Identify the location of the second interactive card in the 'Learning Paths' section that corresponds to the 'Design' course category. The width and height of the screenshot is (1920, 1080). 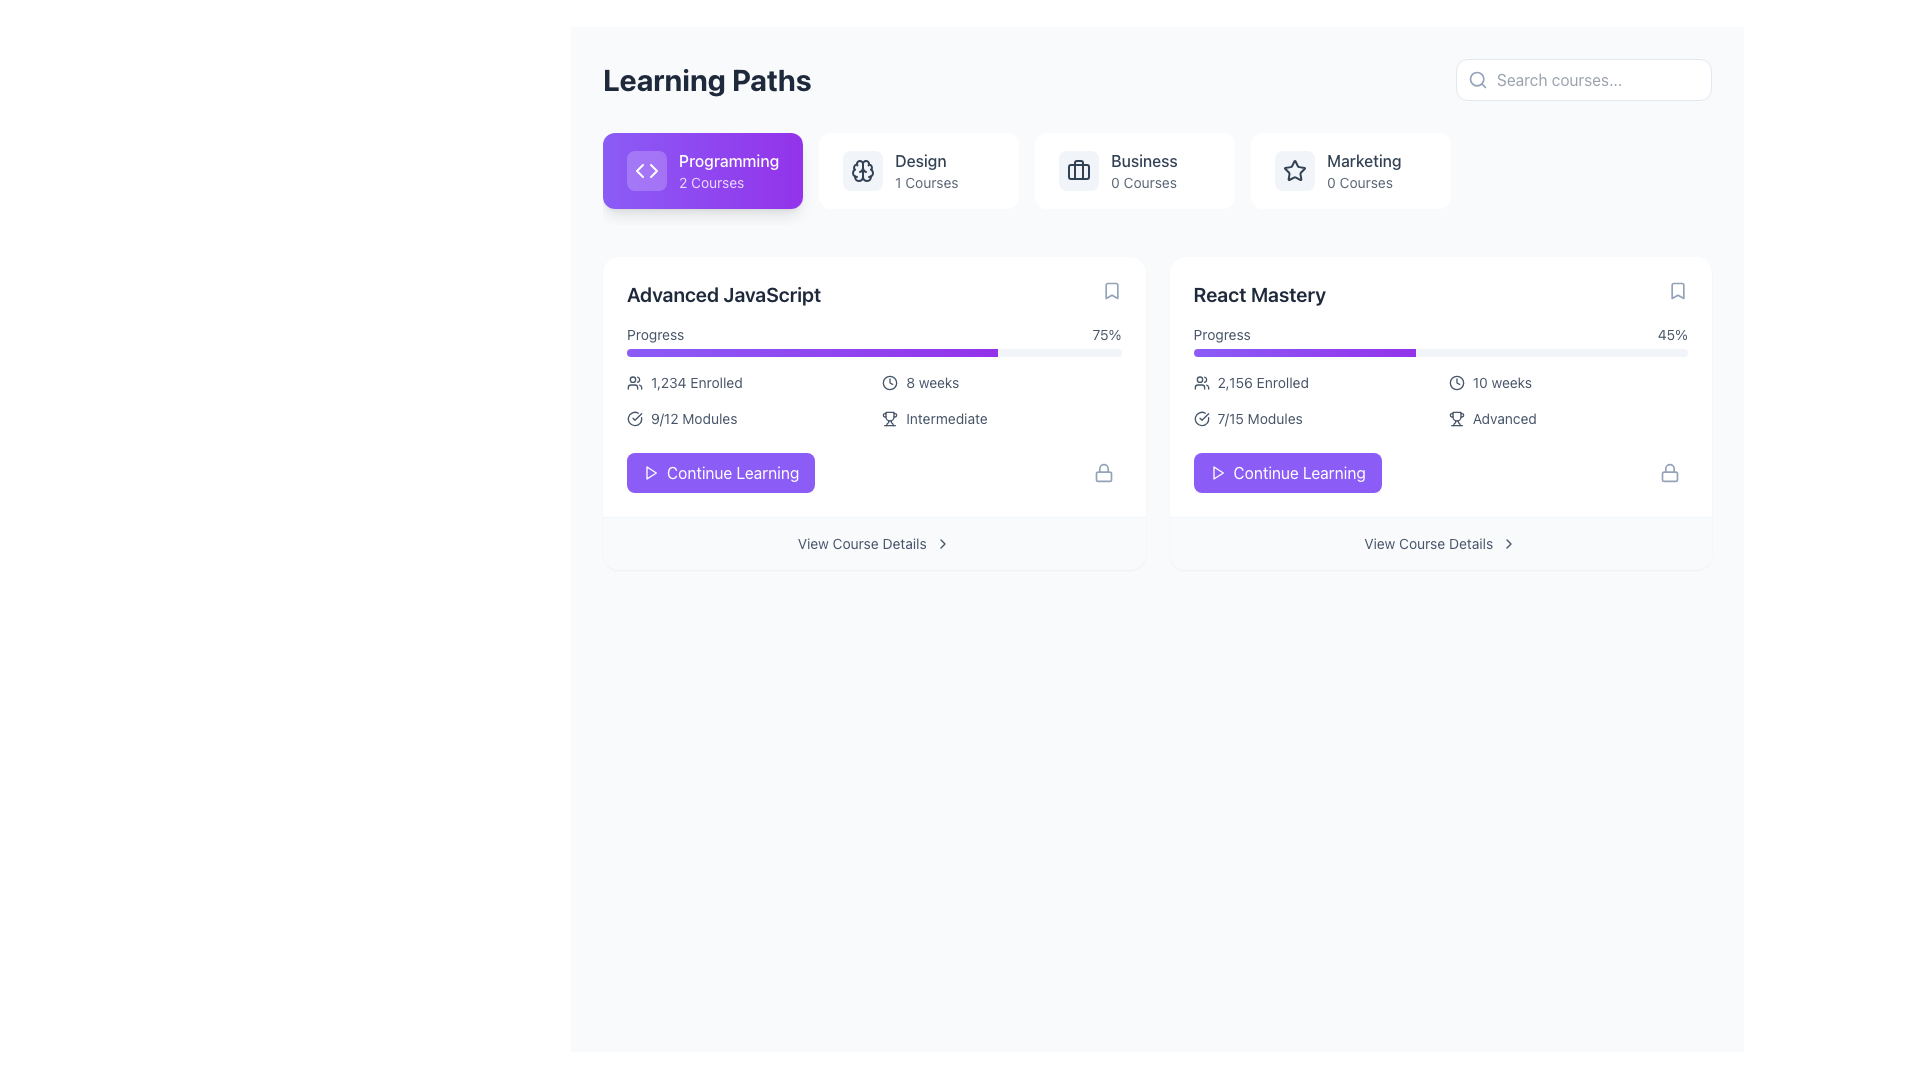
(918, 169).